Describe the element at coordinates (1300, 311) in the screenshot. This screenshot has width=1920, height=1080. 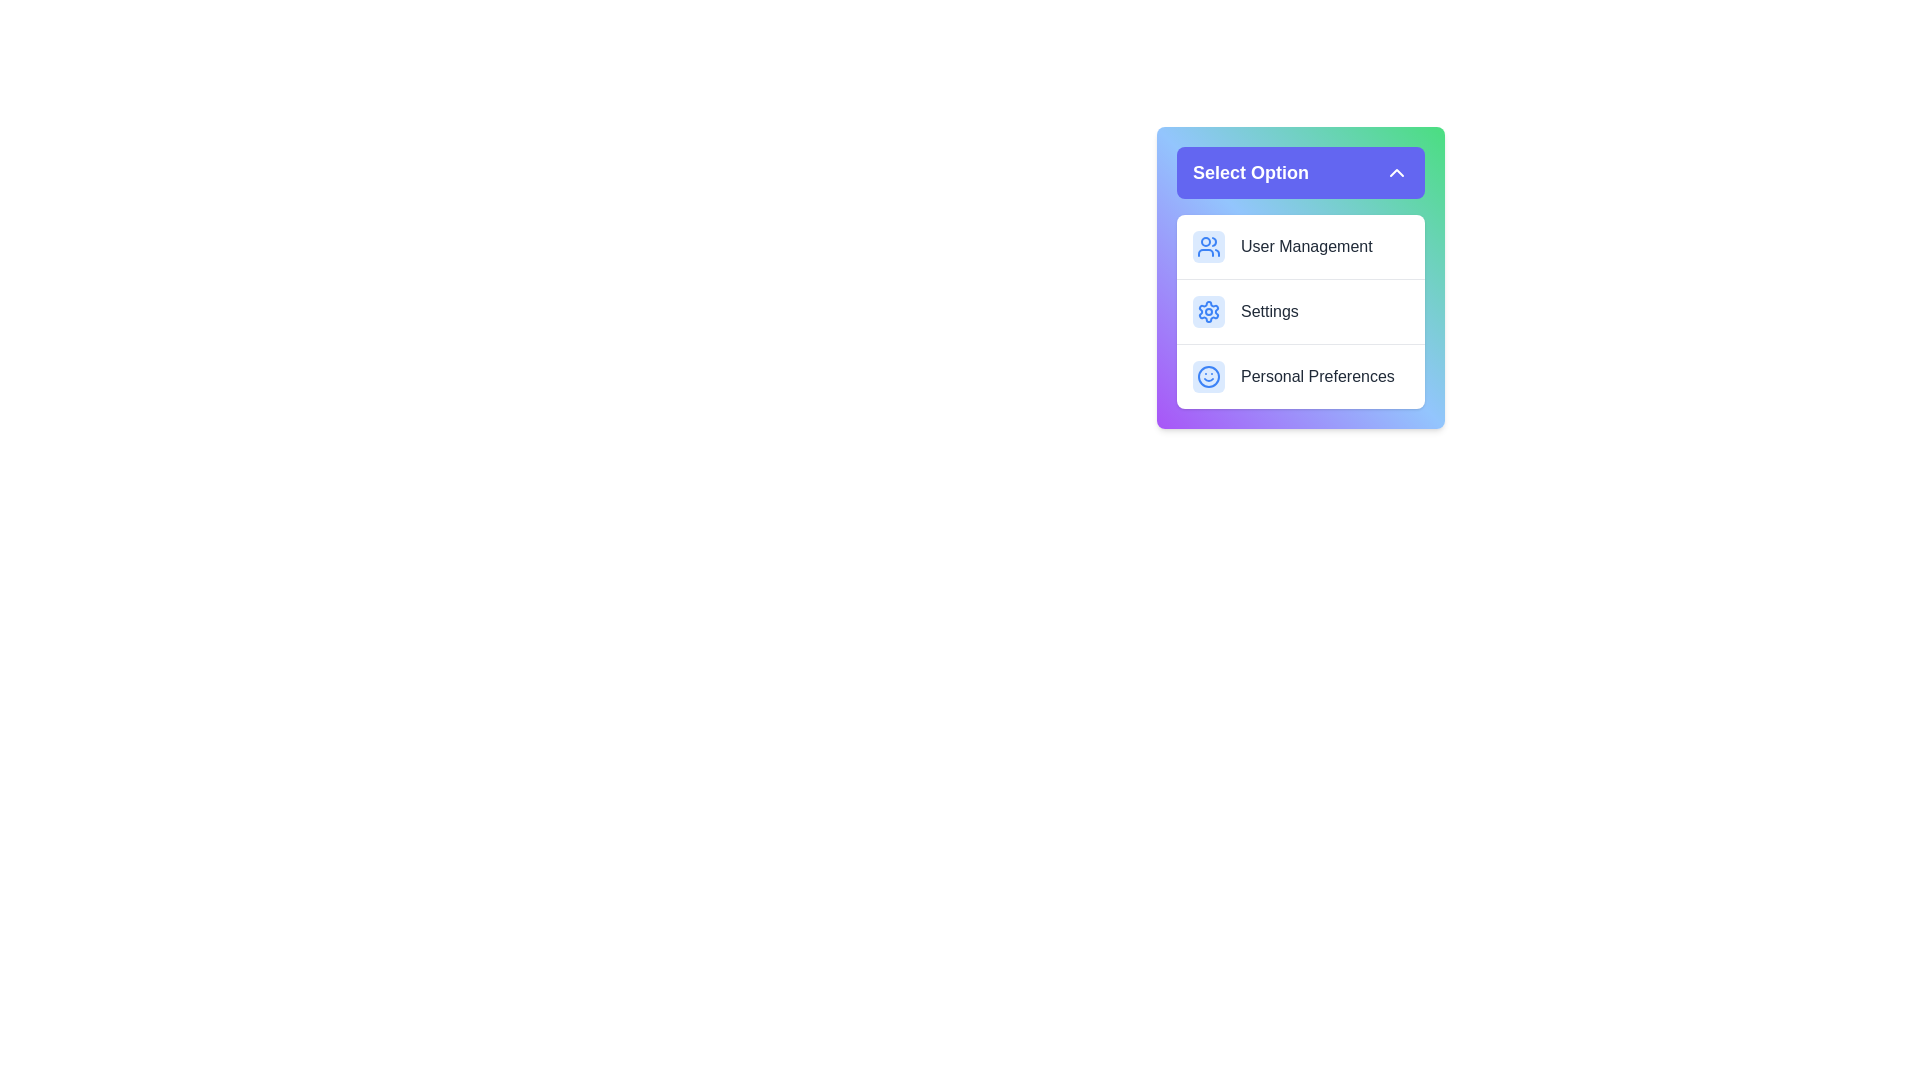
I see `the 'Settings' button` at that location.